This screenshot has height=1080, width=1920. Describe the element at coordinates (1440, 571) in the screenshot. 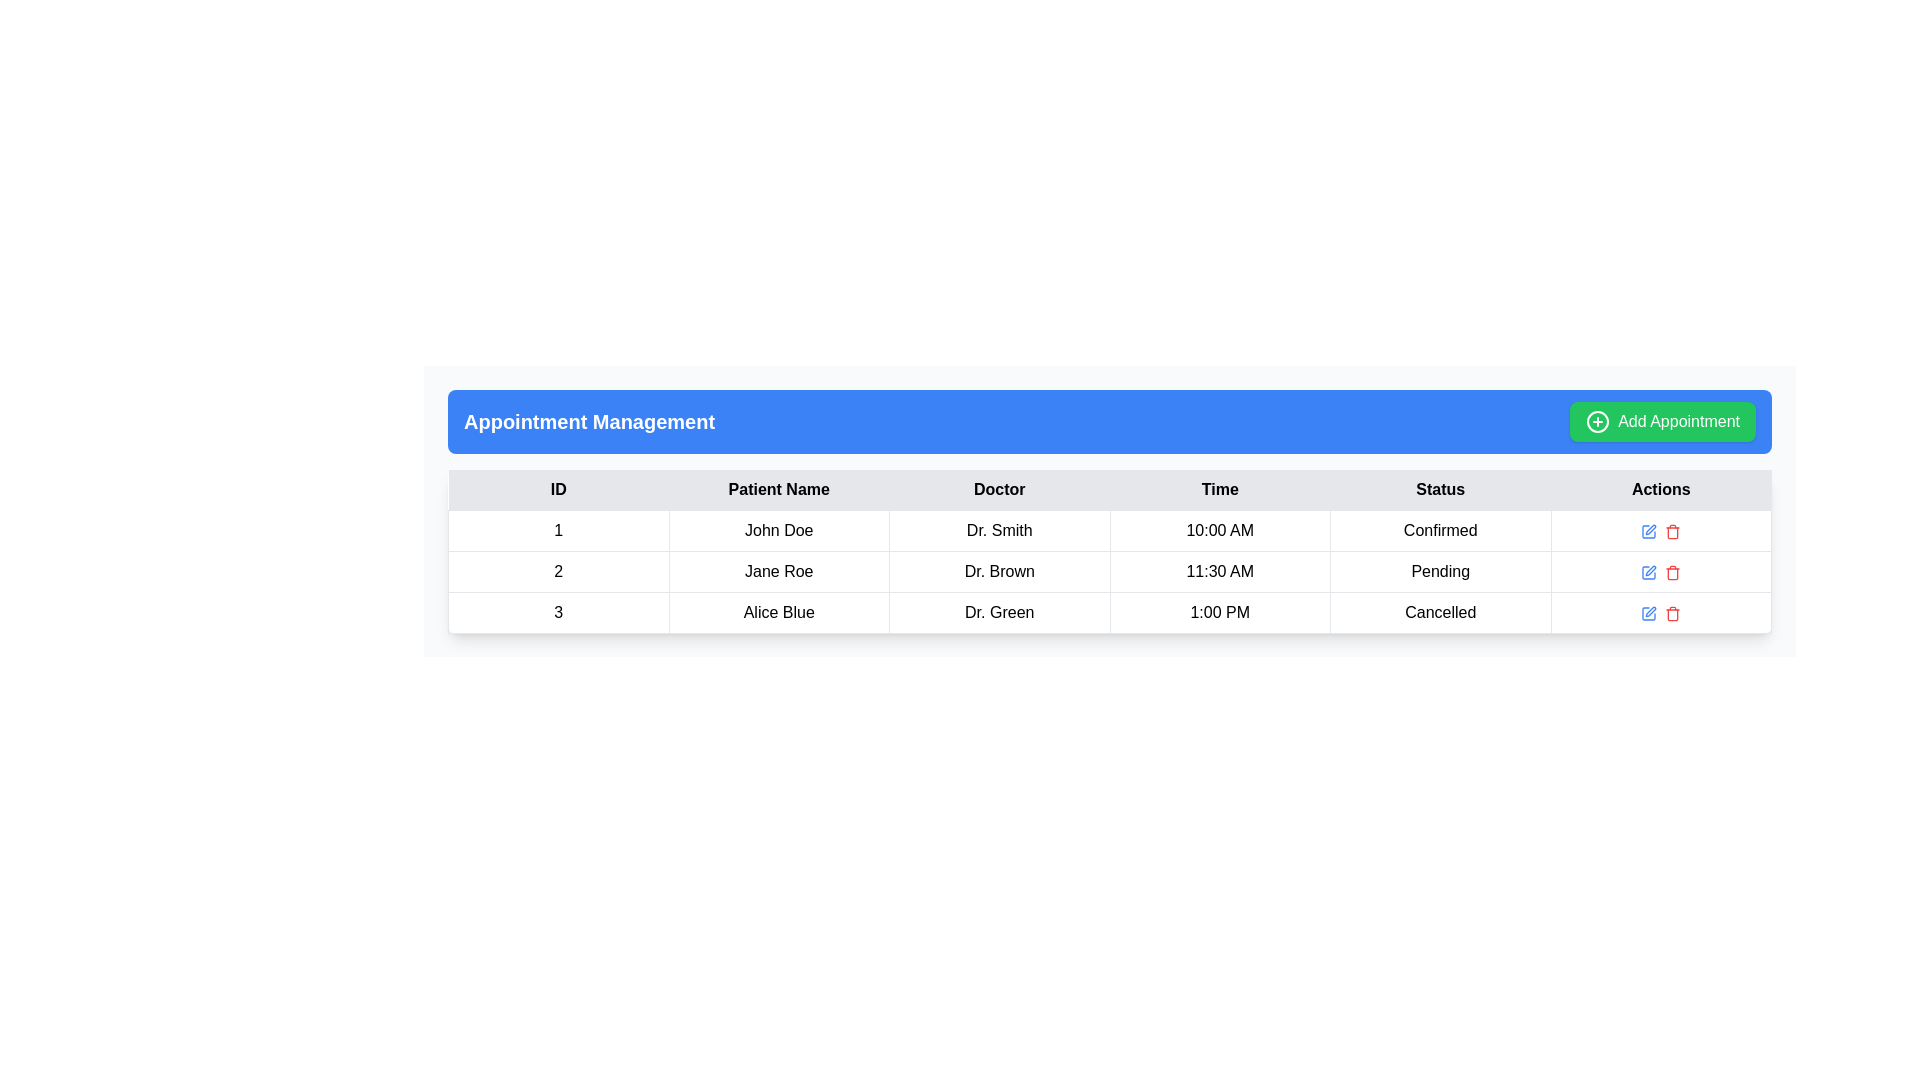

I see `the 'Pending' status indicator in the second row of the table for patient 'Jane Roe' and doctor 'Dr. Brown'` at that location.